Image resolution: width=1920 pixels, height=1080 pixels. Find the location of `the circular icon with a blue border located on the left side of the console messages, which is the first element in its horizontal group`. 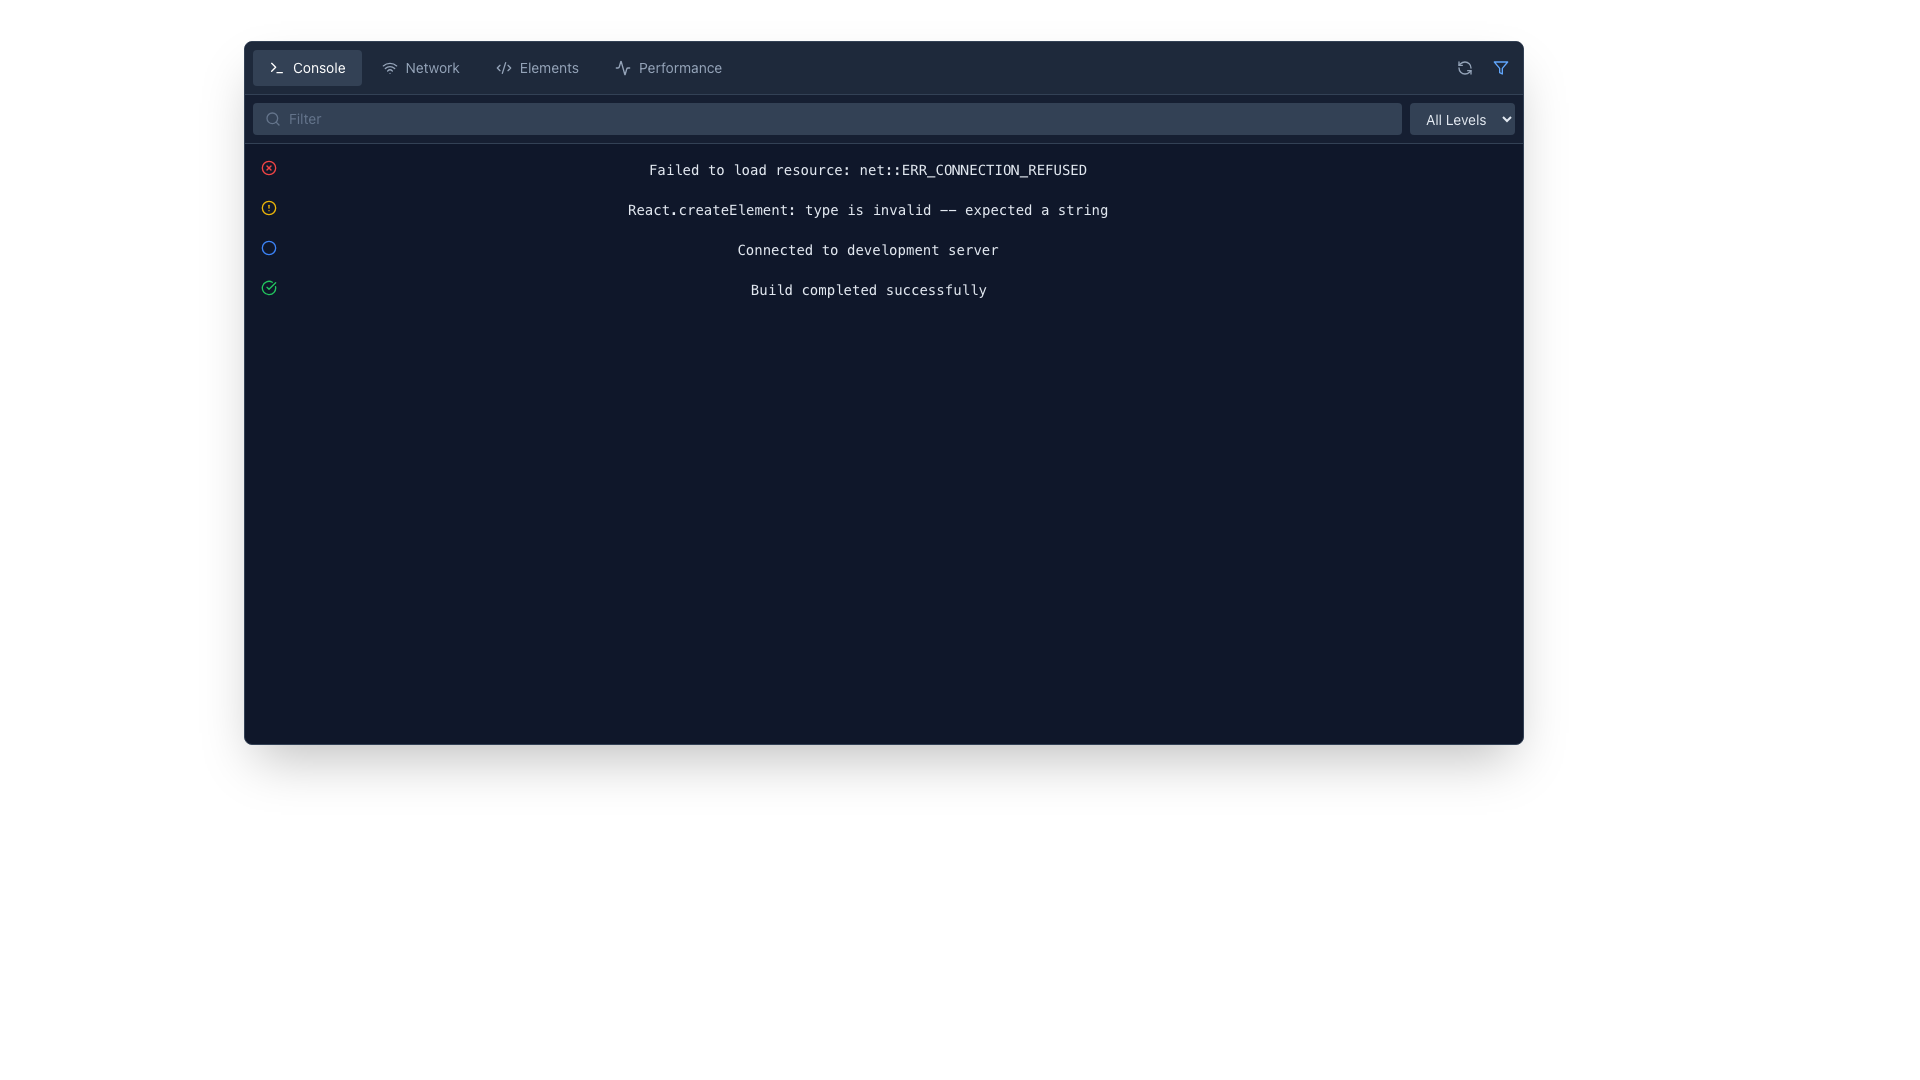

the circular icon with a blue border located on the left side of the console messages, which is the first element in its horizontal group is located at coordinates (267, 246).